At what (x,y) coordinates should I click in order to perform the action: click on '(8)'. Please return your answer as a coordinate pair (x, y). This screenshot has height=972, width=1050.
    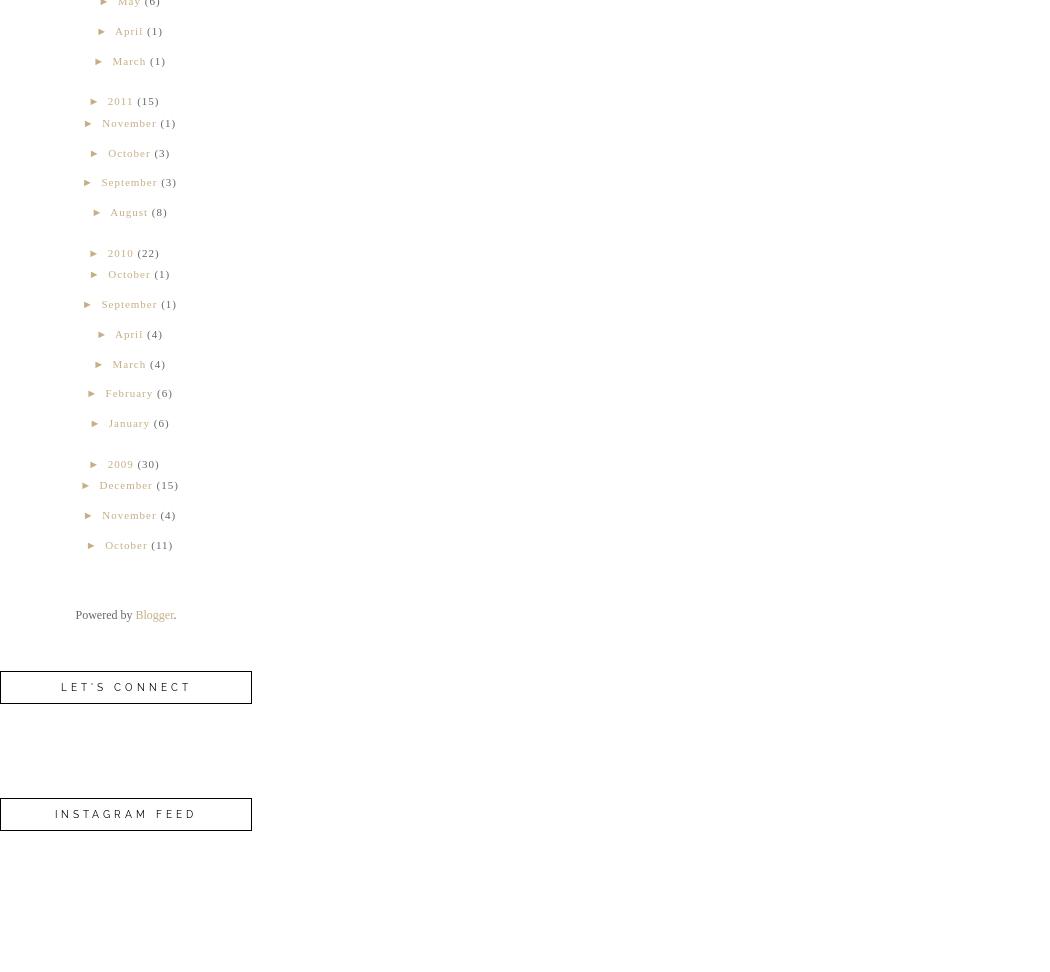
    Looking at the image, I should click on (158, 210).